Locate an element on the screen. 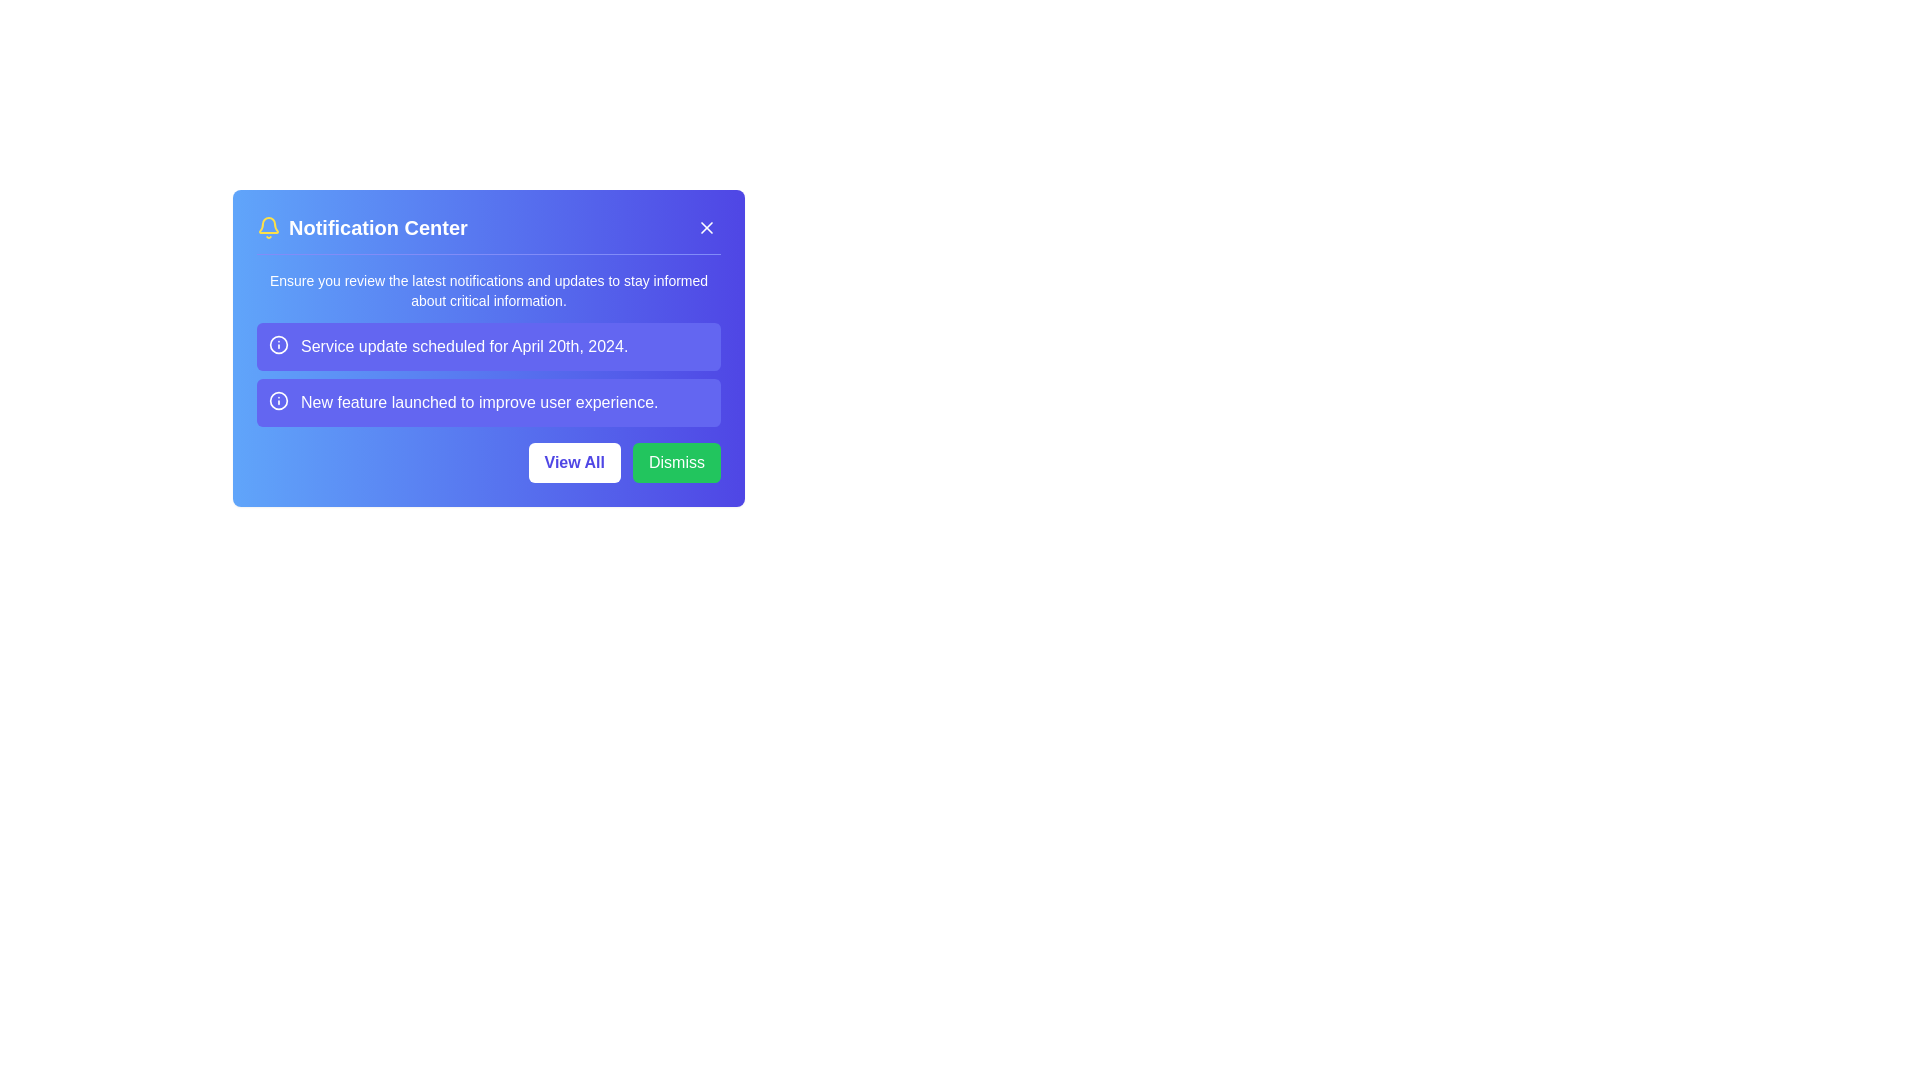  the Text label with an icon located at the top-left part of the notification modal, which serves as a header for user notifications is located at coordinates (362, 226).